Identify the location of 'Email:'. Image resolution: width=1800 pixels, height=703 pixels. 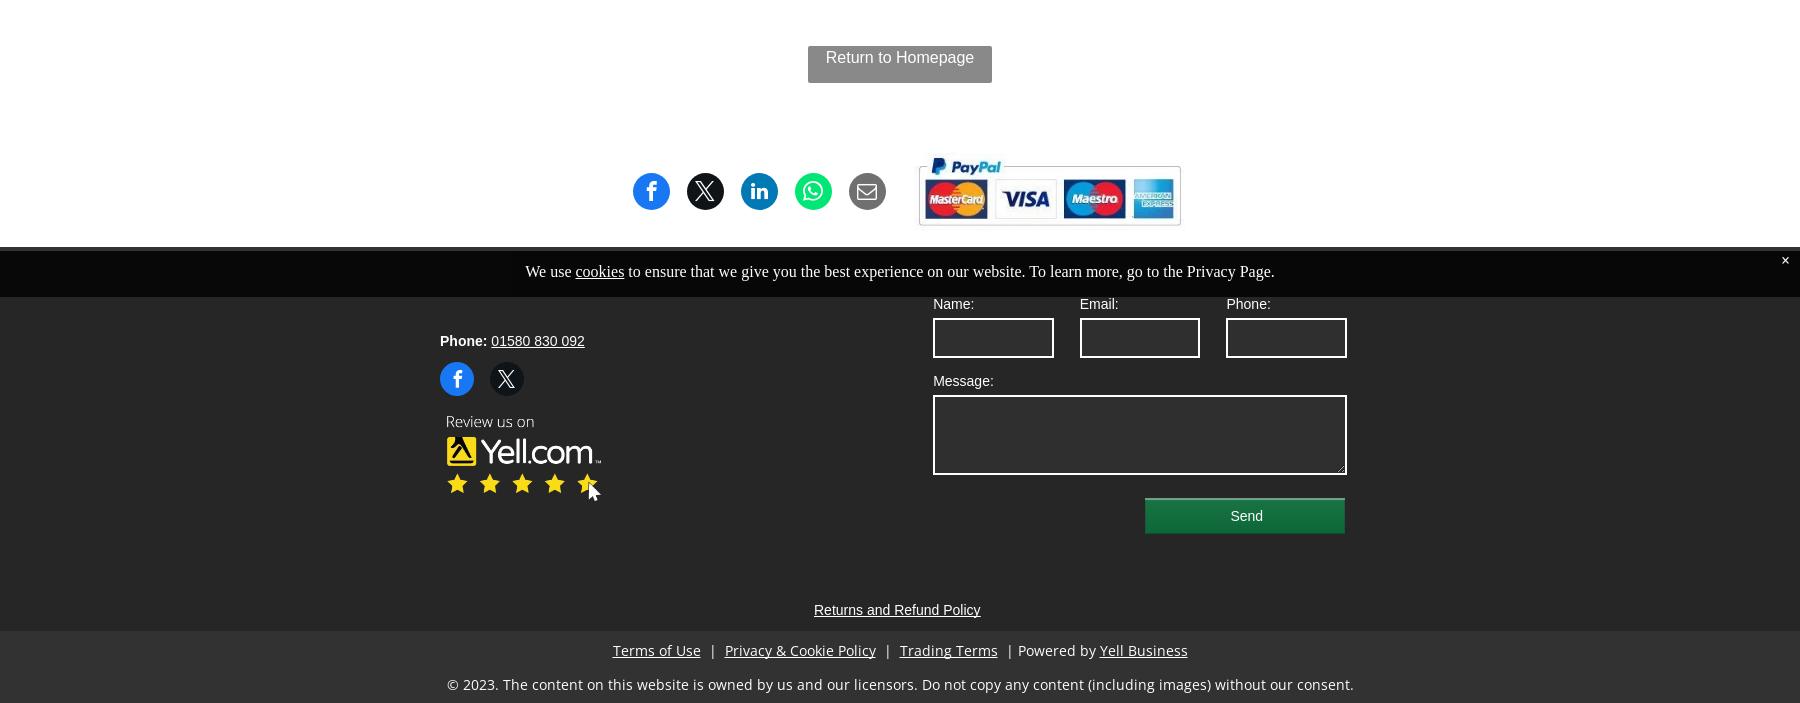
(1098, 302).